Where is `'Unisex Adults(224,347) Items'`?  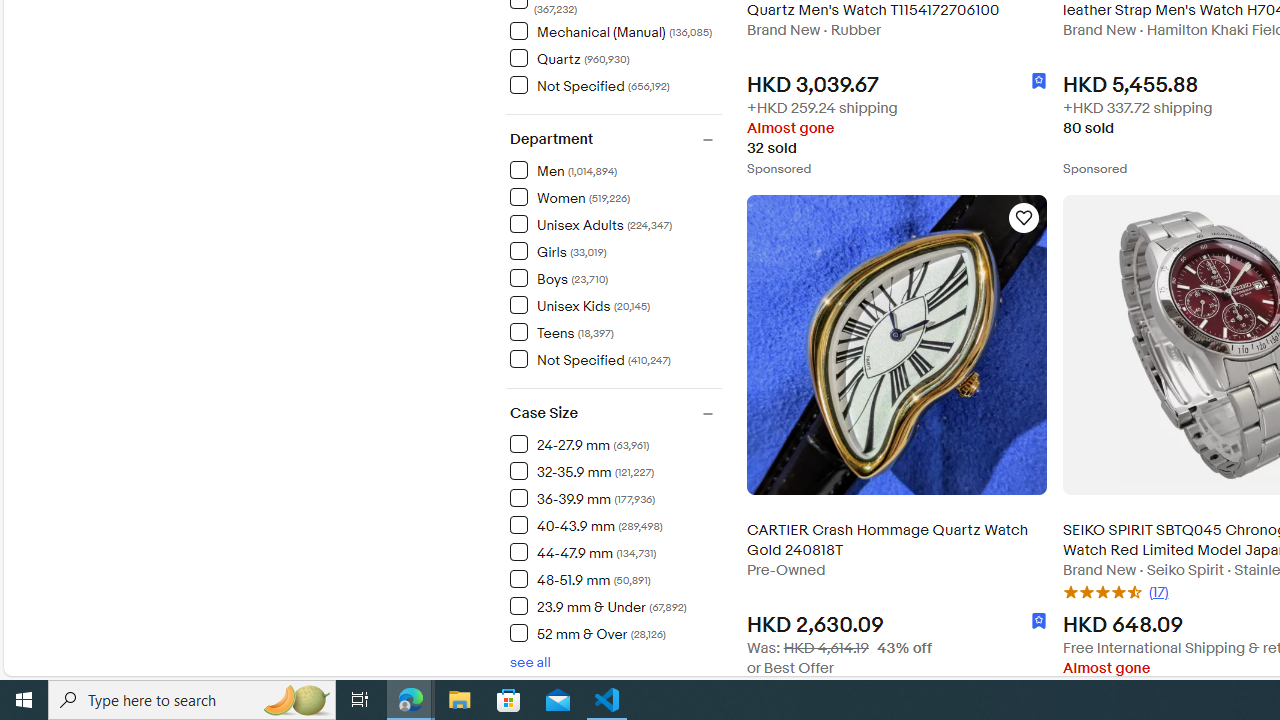
'Unisex Adults(224,347) Items' is located at coordinates (614, 223).